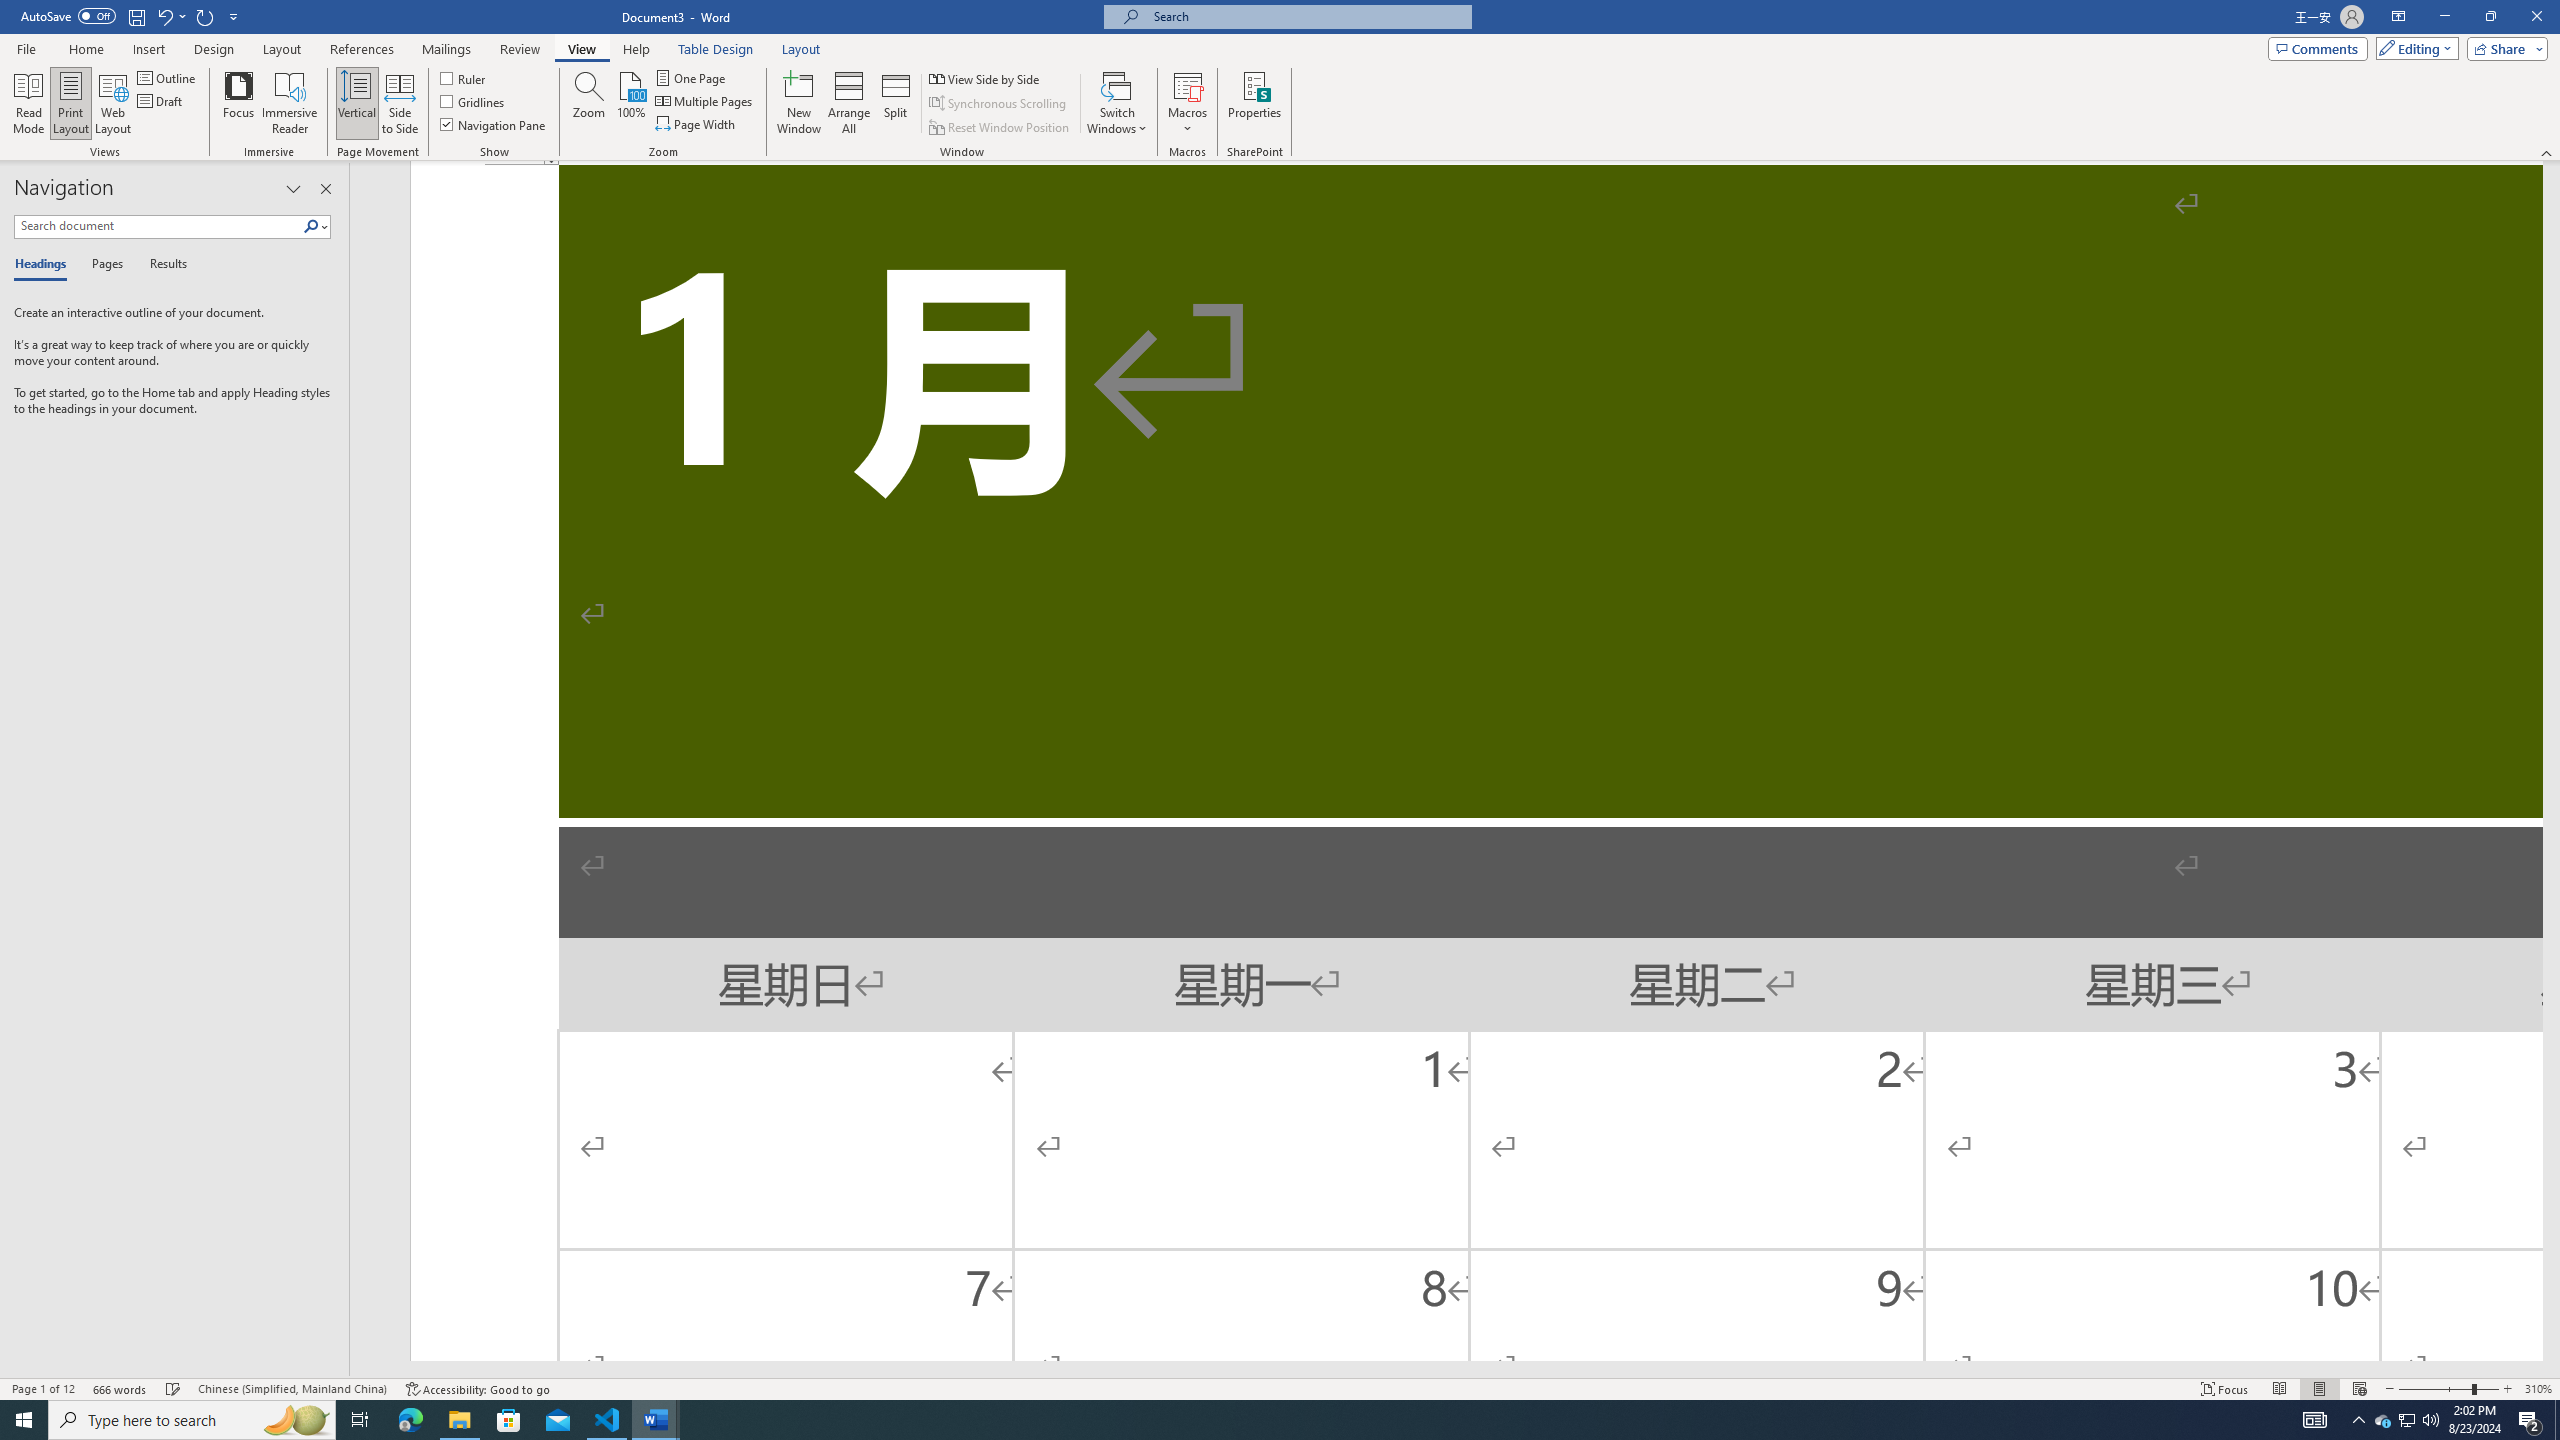  Describe the element at coordinates (2490, 16) in the screenshot. I see `'Restore Down'` at that location.